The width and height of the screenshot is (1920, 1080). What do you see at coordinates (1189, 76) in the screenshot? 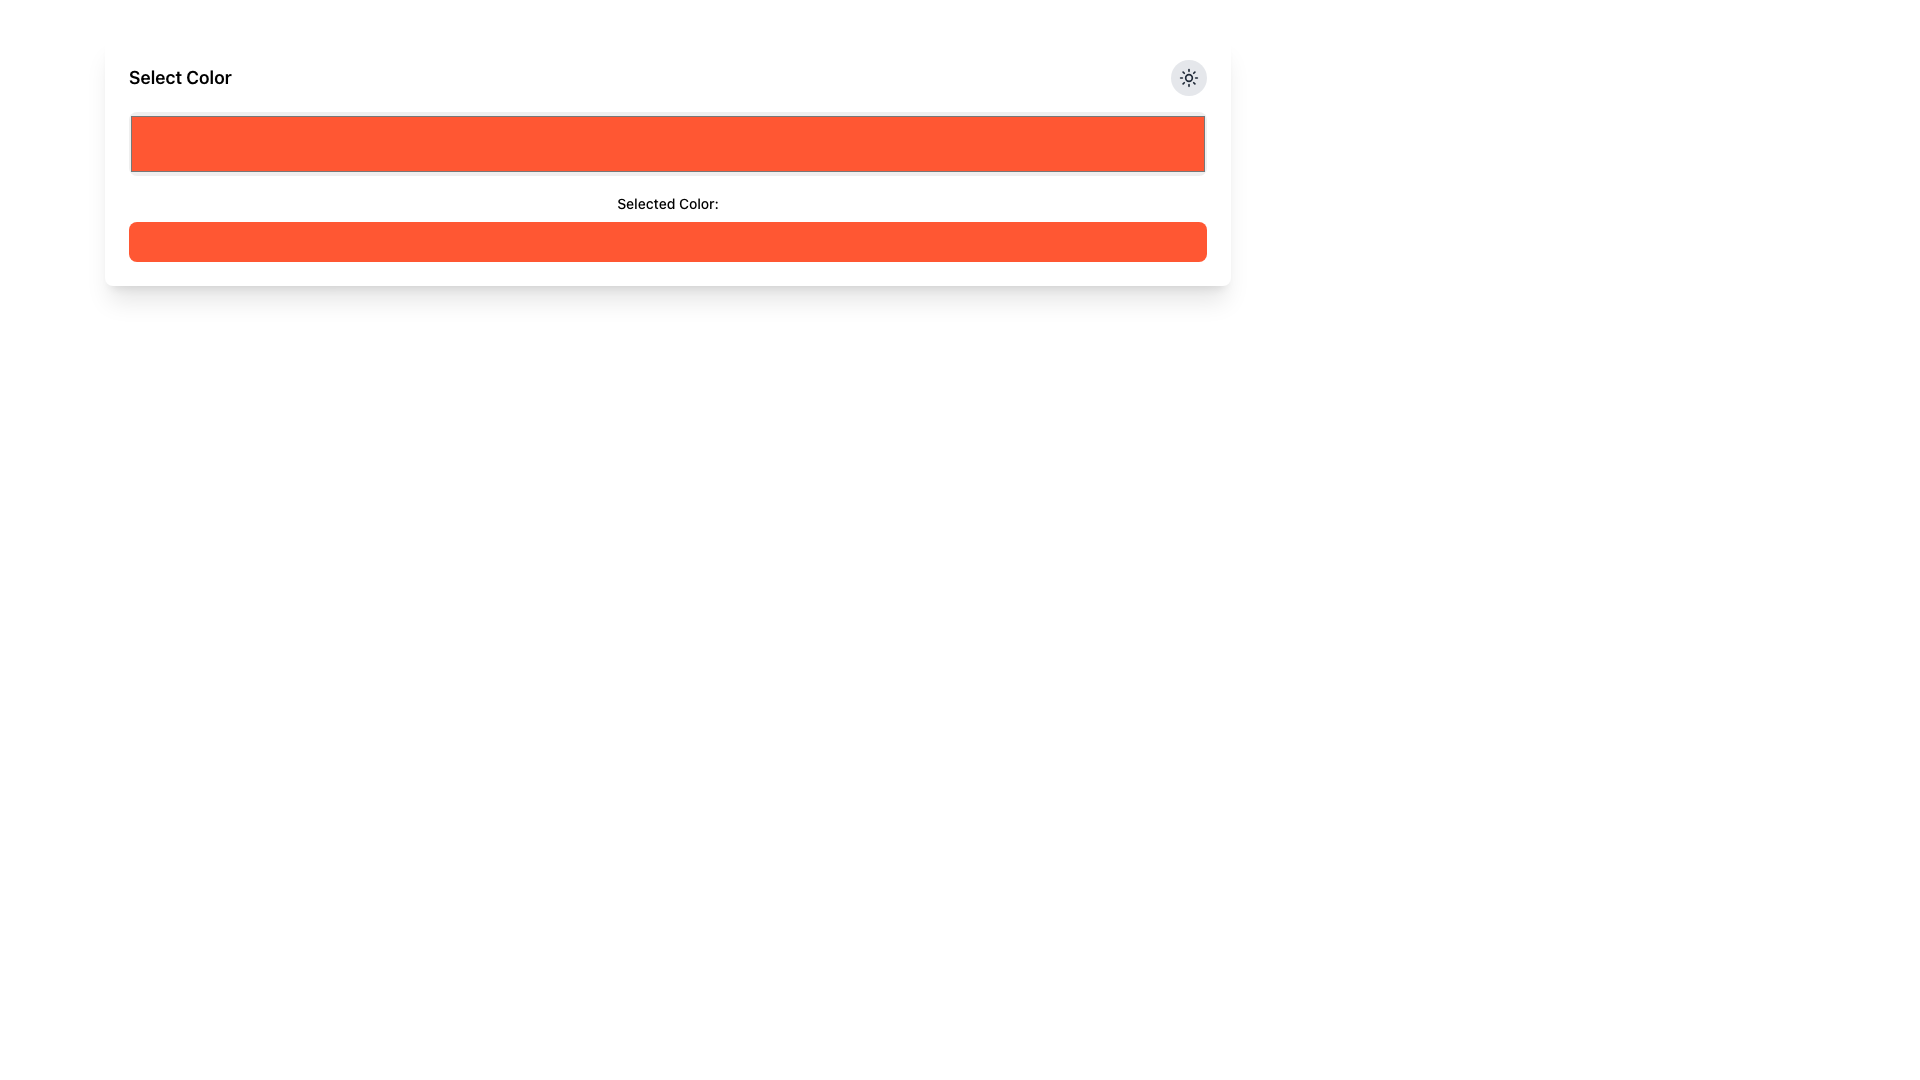
I see `the circular button icon located at the top-right corner of the card interface` at bounding box center [1189, 76].